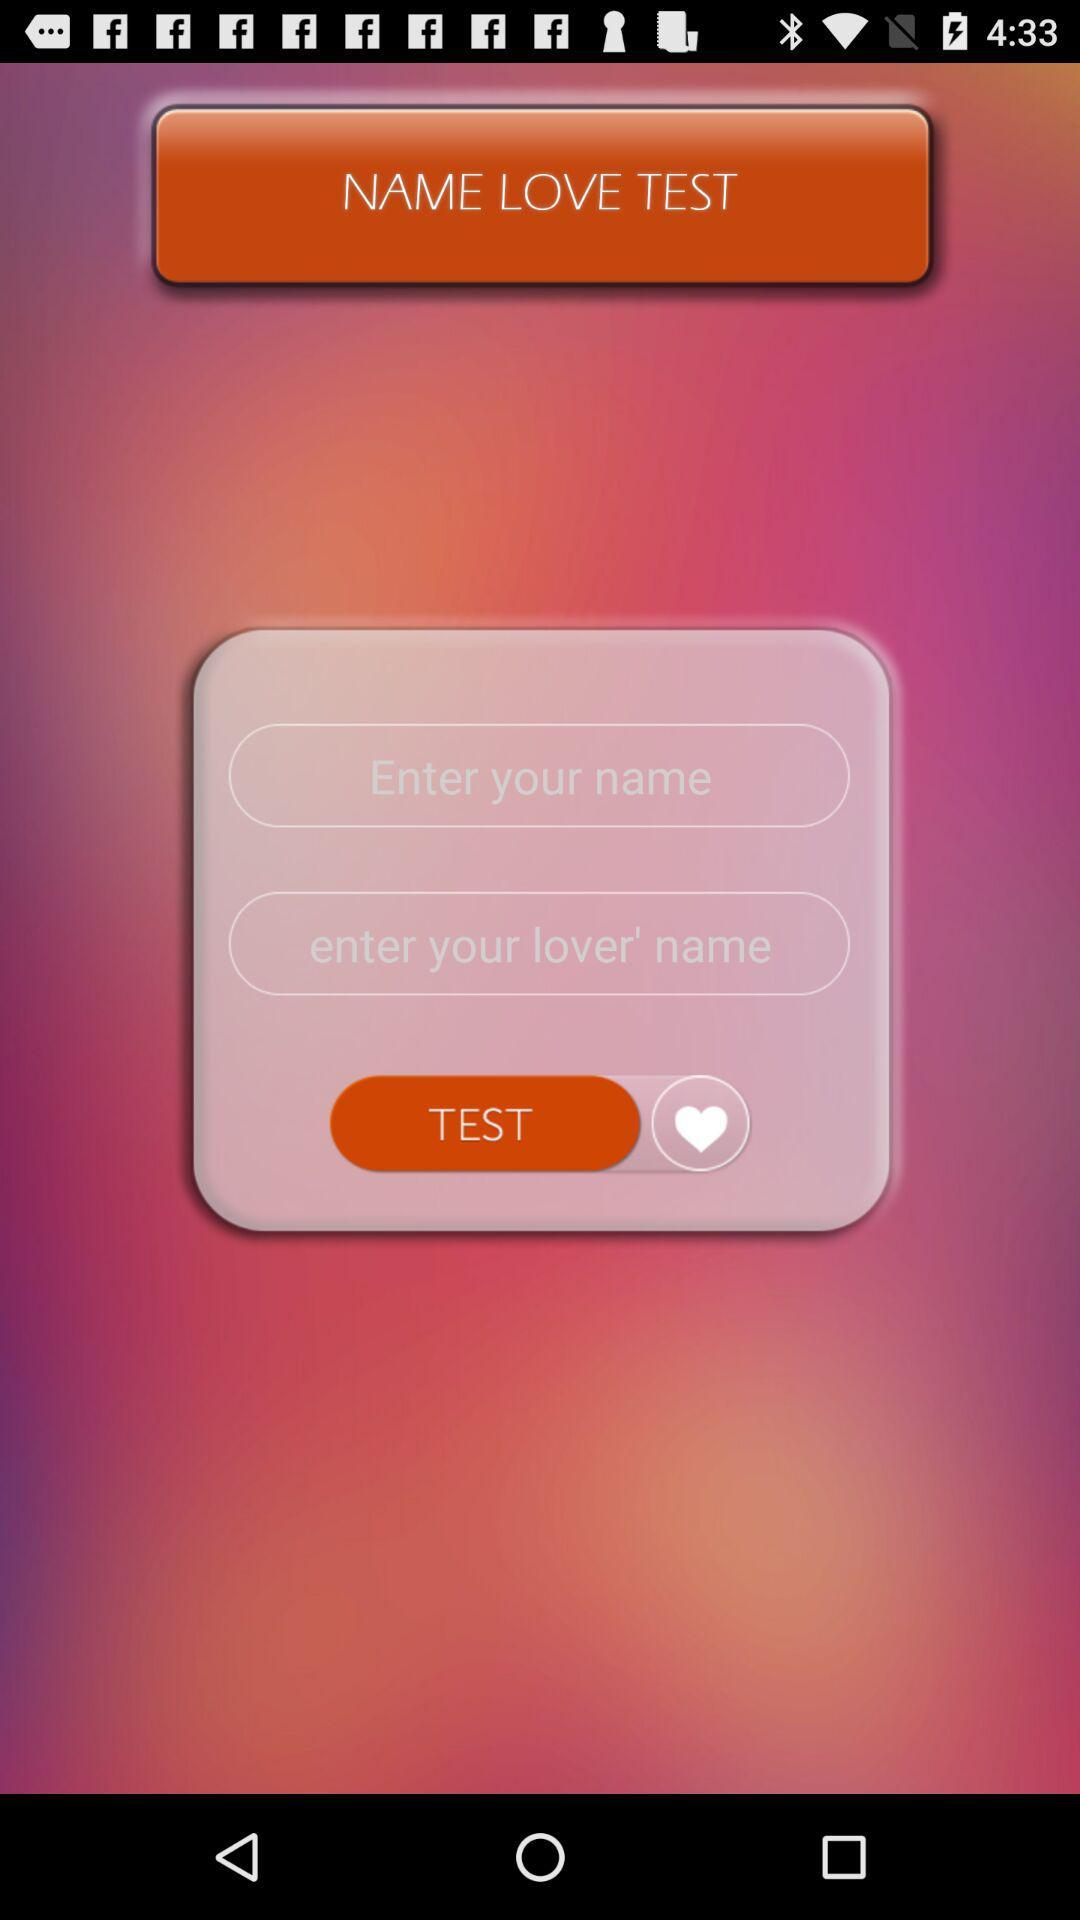 The image size is (1080, 1920). I want to click on name, so click(540, 775).